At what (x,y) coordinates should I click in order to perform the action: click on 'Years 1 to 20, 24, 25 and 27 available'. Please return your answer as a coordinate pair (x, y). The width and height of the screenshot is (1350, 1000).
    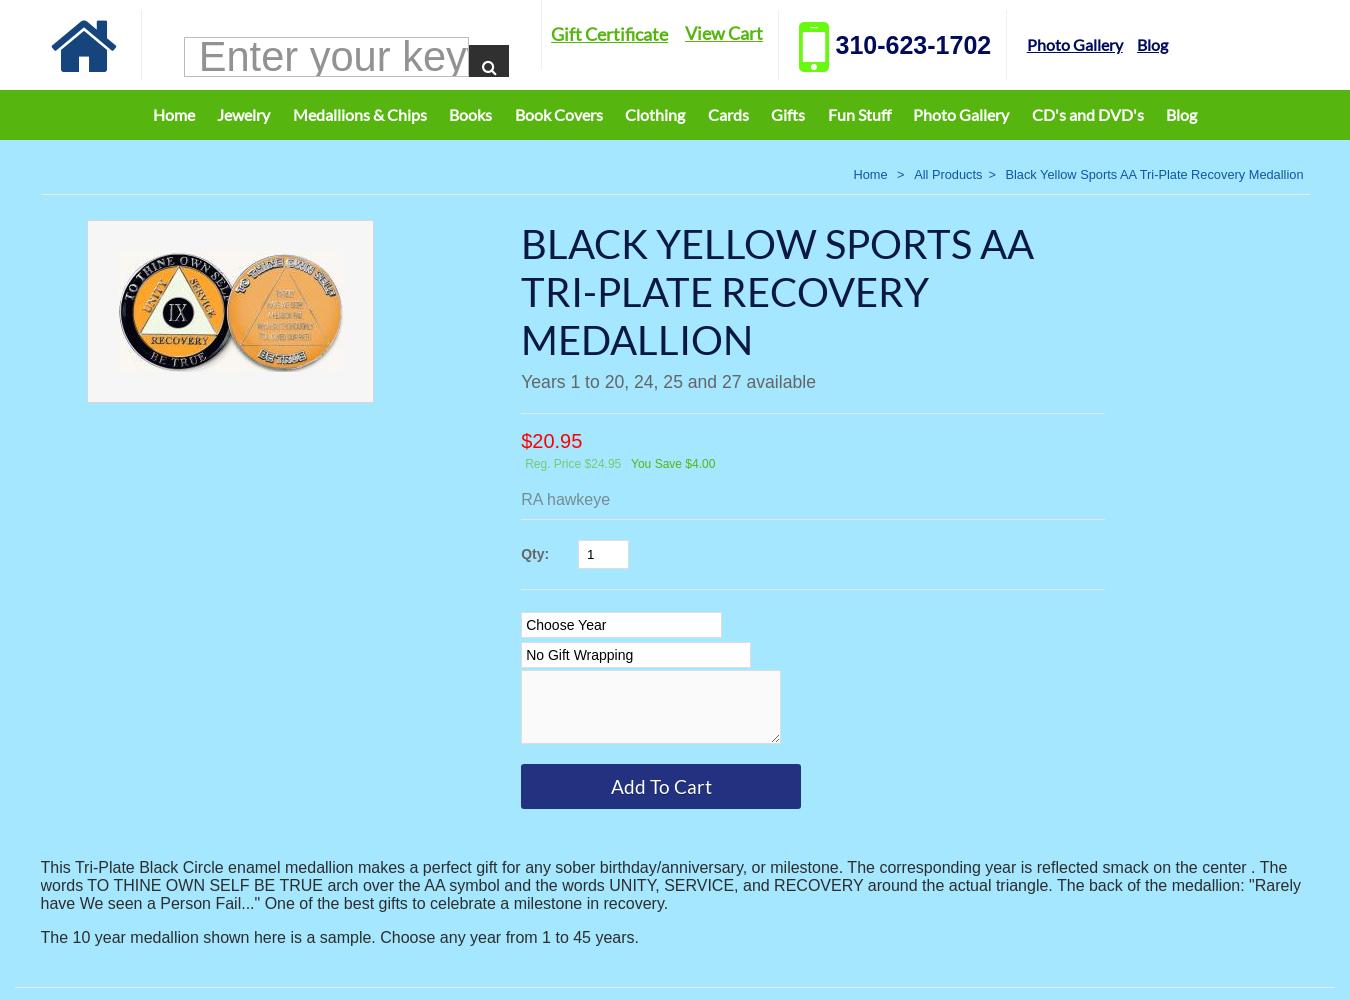
    Looking at the image, I should click on (667, 382).